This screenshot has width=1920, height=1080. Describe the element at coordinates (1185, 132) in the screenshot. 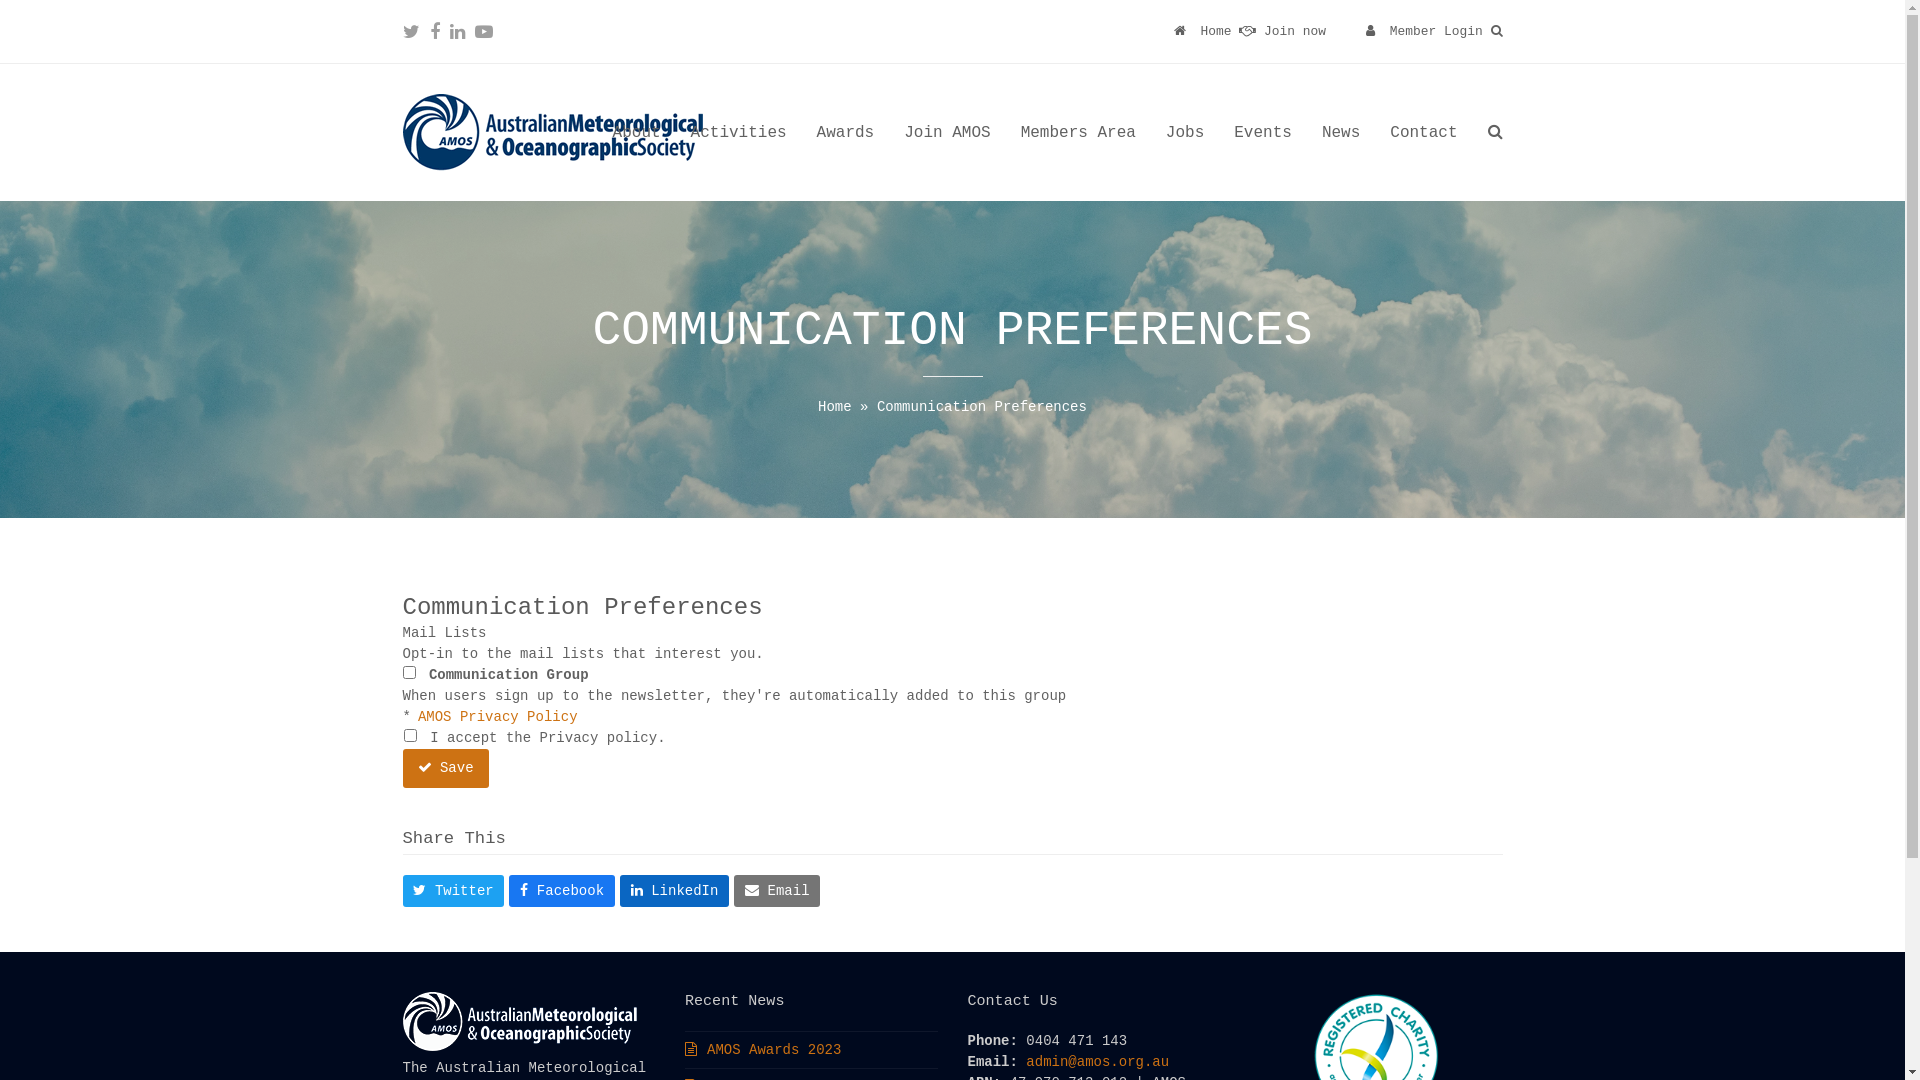

I see `'Jobs'` at that location.